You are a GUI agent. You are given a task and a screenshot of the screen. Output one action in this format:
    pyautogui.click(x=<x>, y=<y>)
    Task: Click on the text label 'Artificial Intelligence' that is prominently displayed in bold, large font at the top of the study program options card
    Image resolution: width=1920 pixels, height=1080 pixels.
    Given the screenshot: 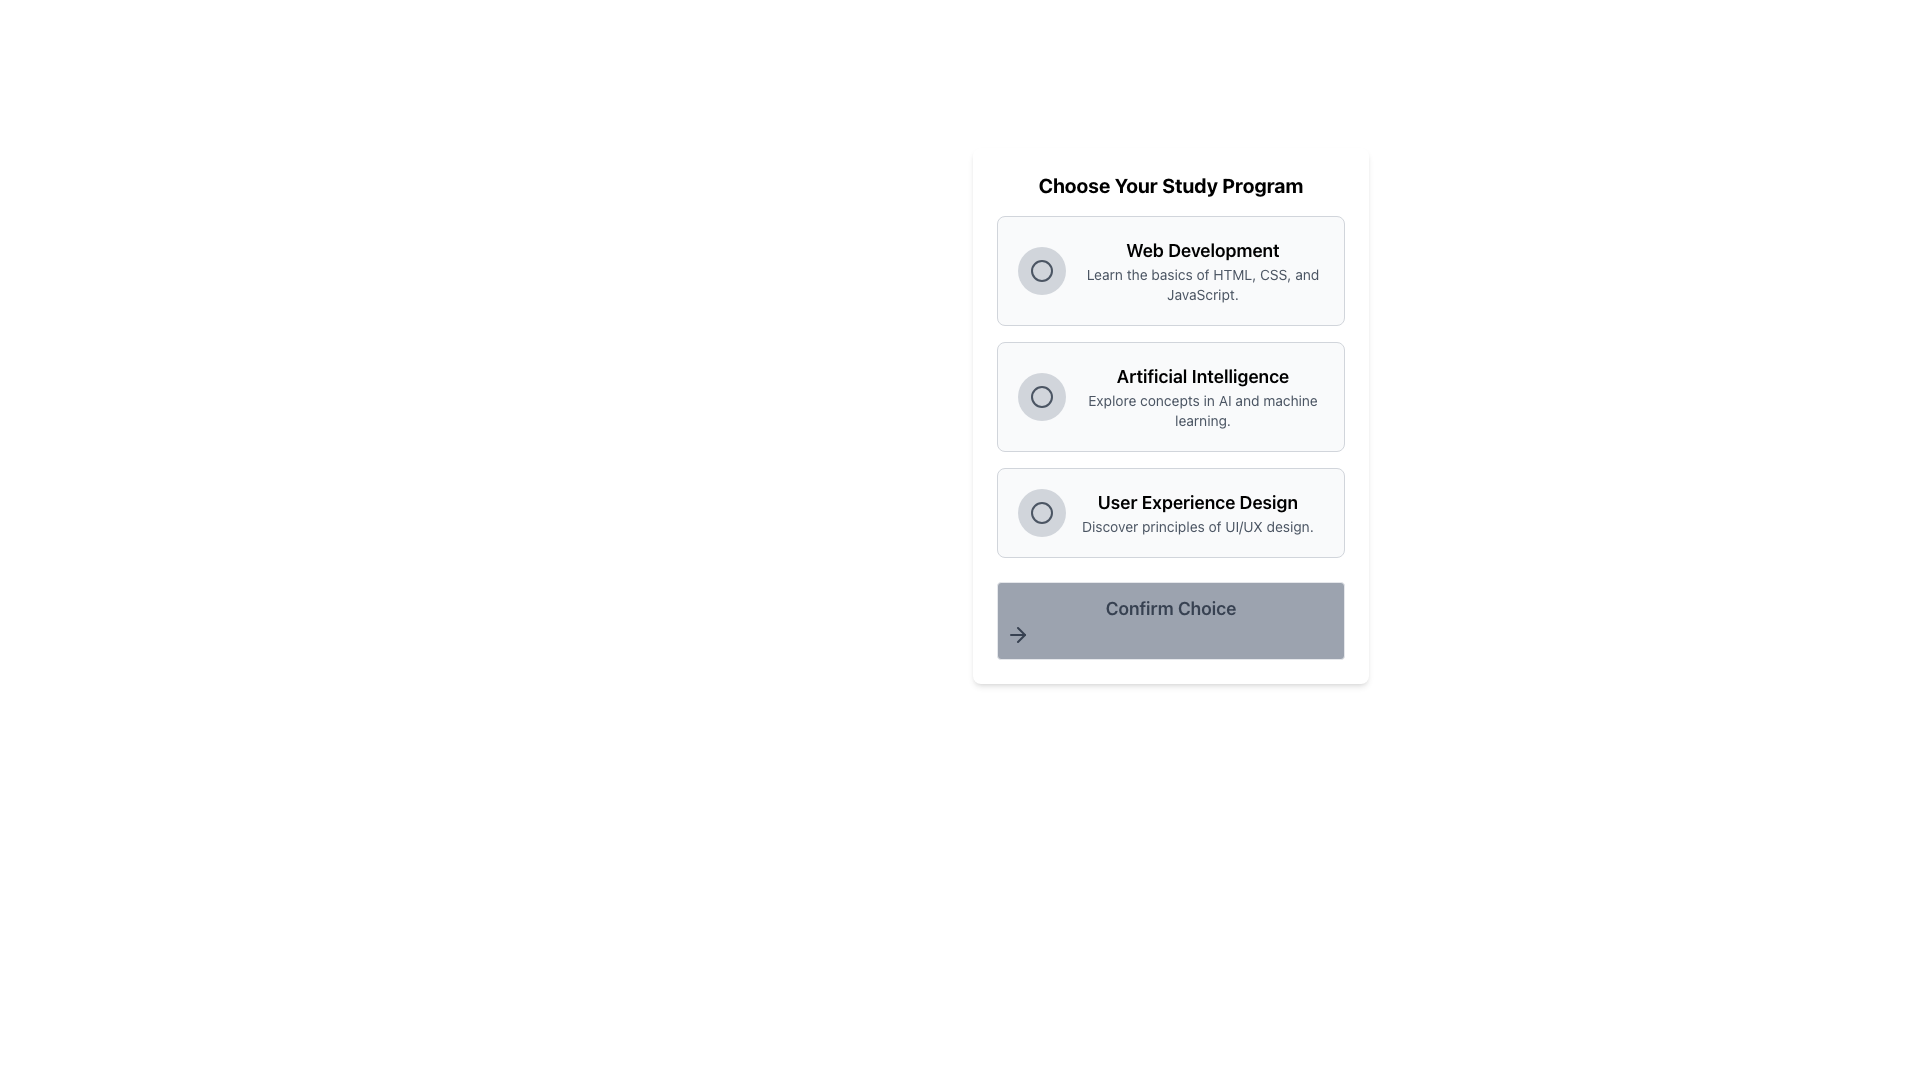 What is the action you would take?
    pyautogui.click(x=1202, y=377)
    